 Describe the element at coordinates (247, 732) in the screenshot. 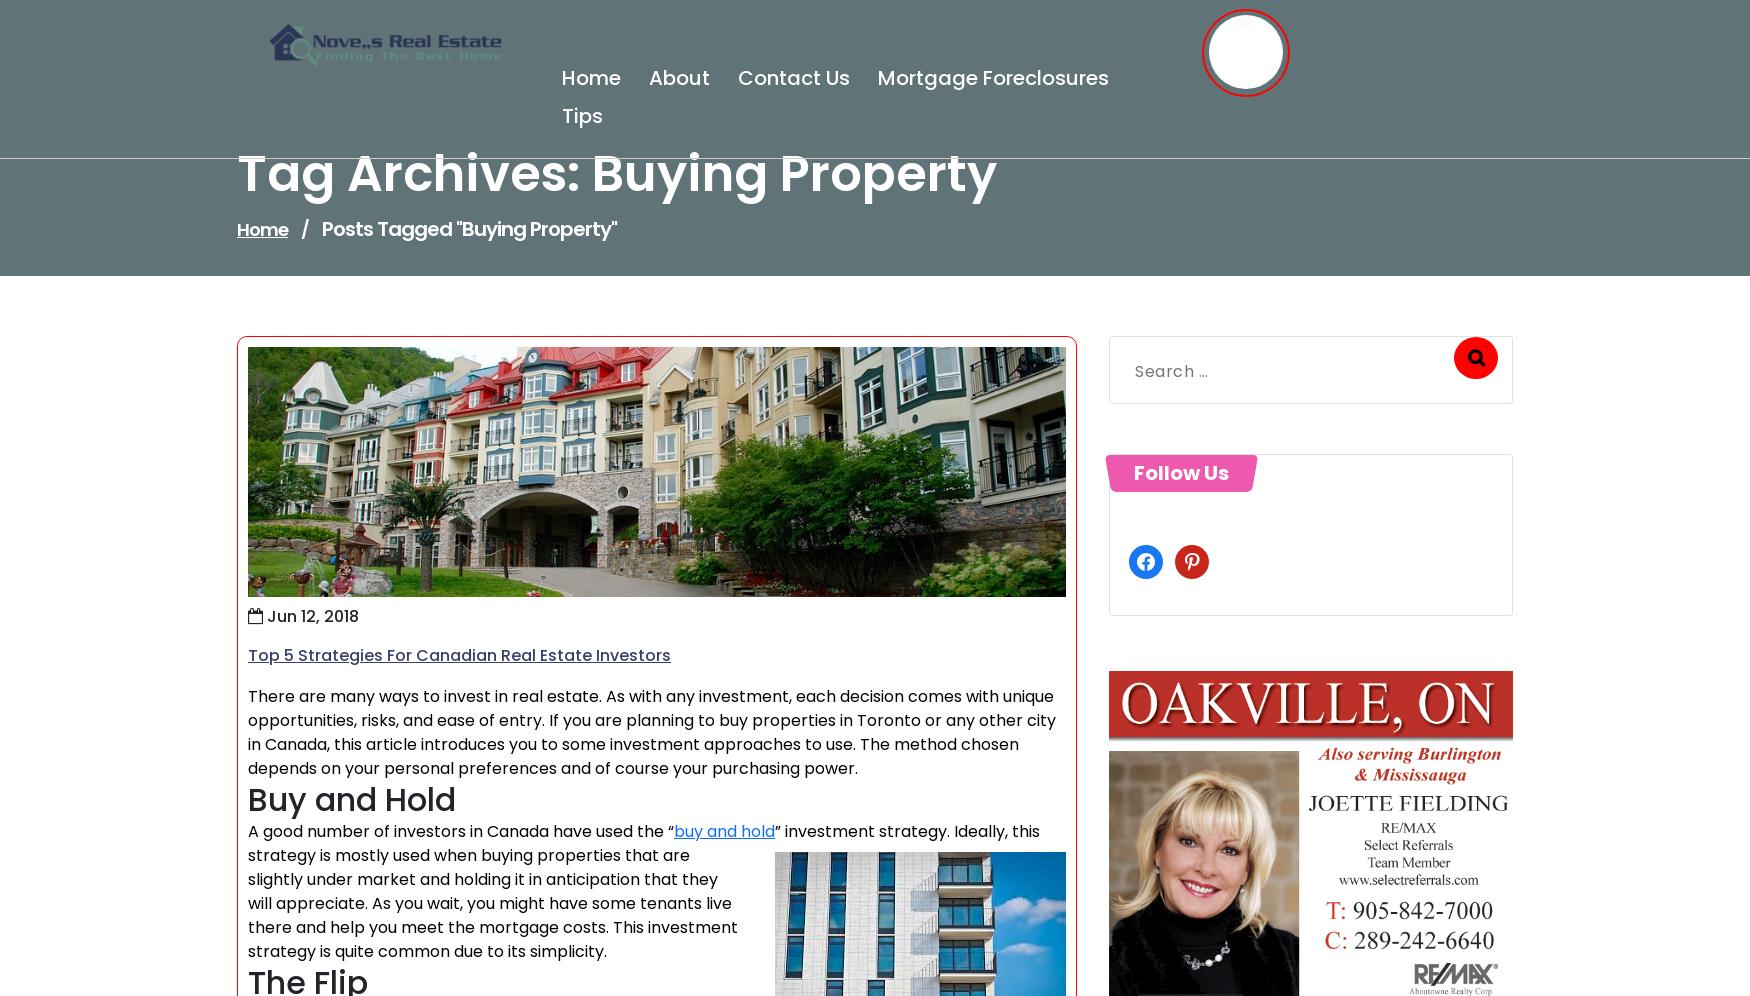

I see `'Work With a Realtor'` at that location.